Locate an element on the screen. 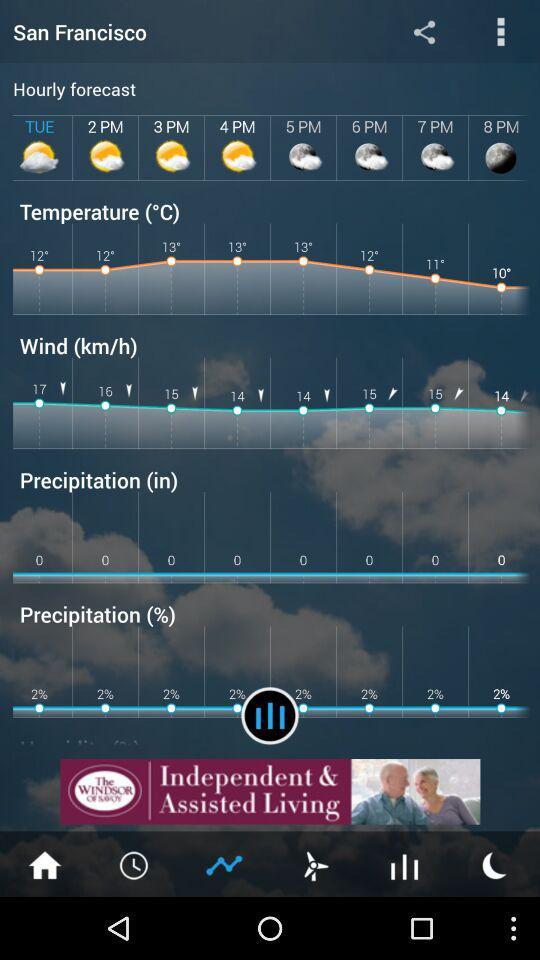  menu page is located at coordinates (500, 30).